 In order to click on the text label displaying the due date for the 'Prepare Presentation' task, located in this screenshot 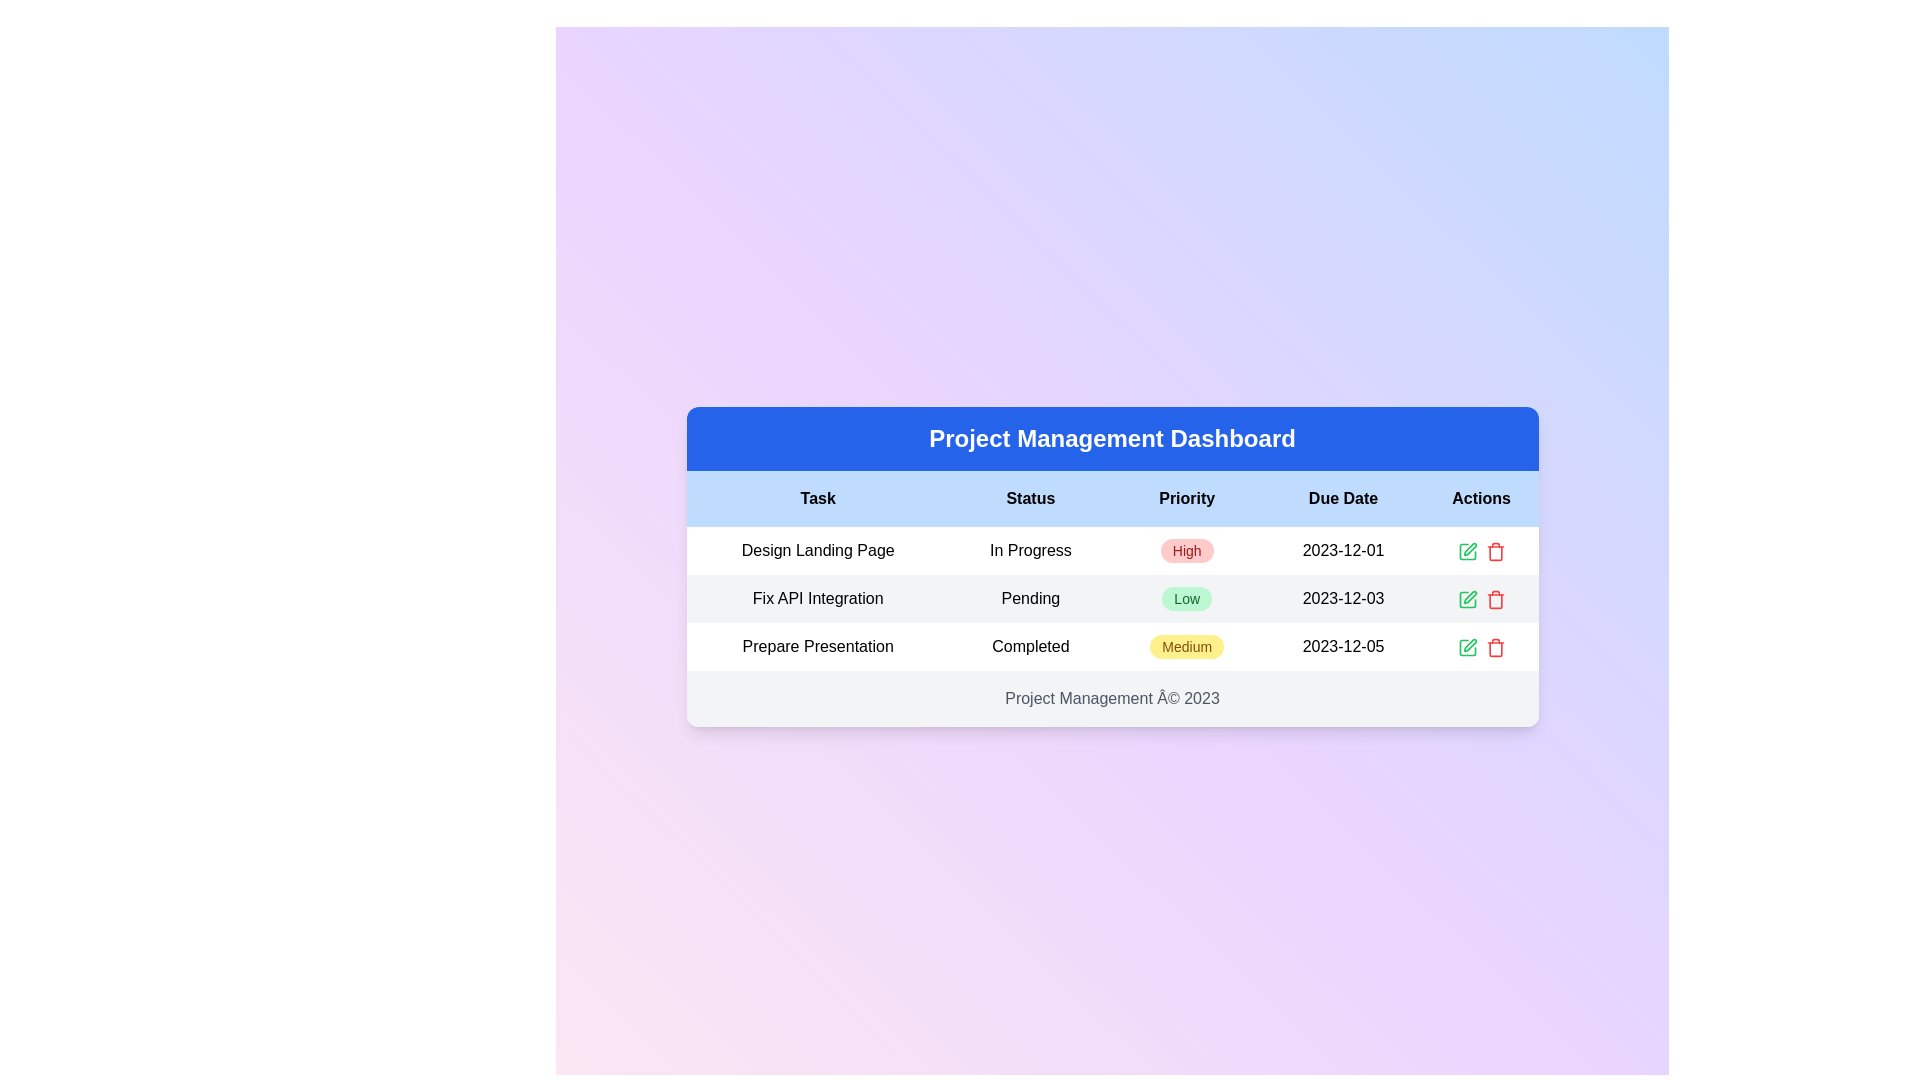, I will do `click(1343, 647)`.